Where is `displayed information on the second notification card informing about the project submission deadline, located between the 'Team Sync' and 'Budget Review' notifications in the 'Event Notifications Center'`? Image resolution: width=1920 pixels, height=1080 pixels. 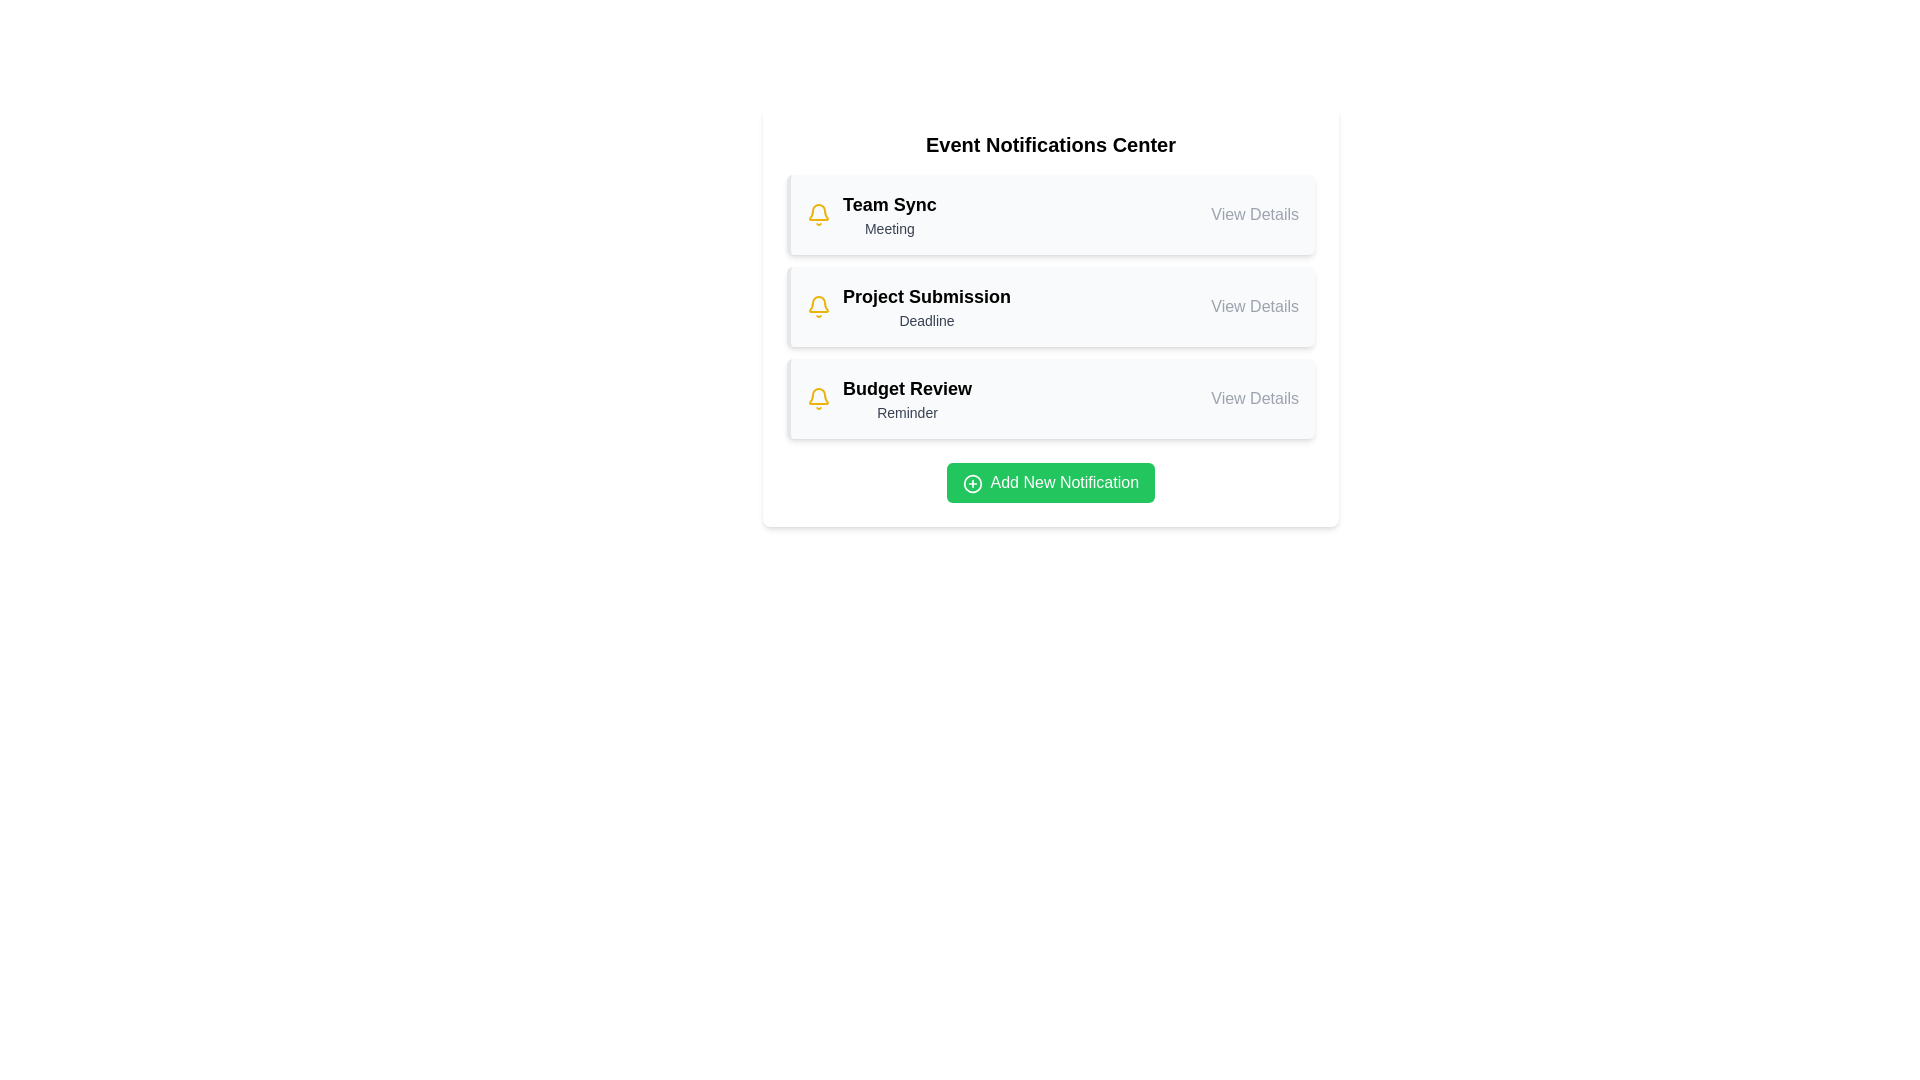
displayed information on the second notification card informing about the project submission deadline, located between the 'Team Sync' and 'Budget Review' notifications in the 'Event Notifications Center' is located at coordinates (1050, 307).